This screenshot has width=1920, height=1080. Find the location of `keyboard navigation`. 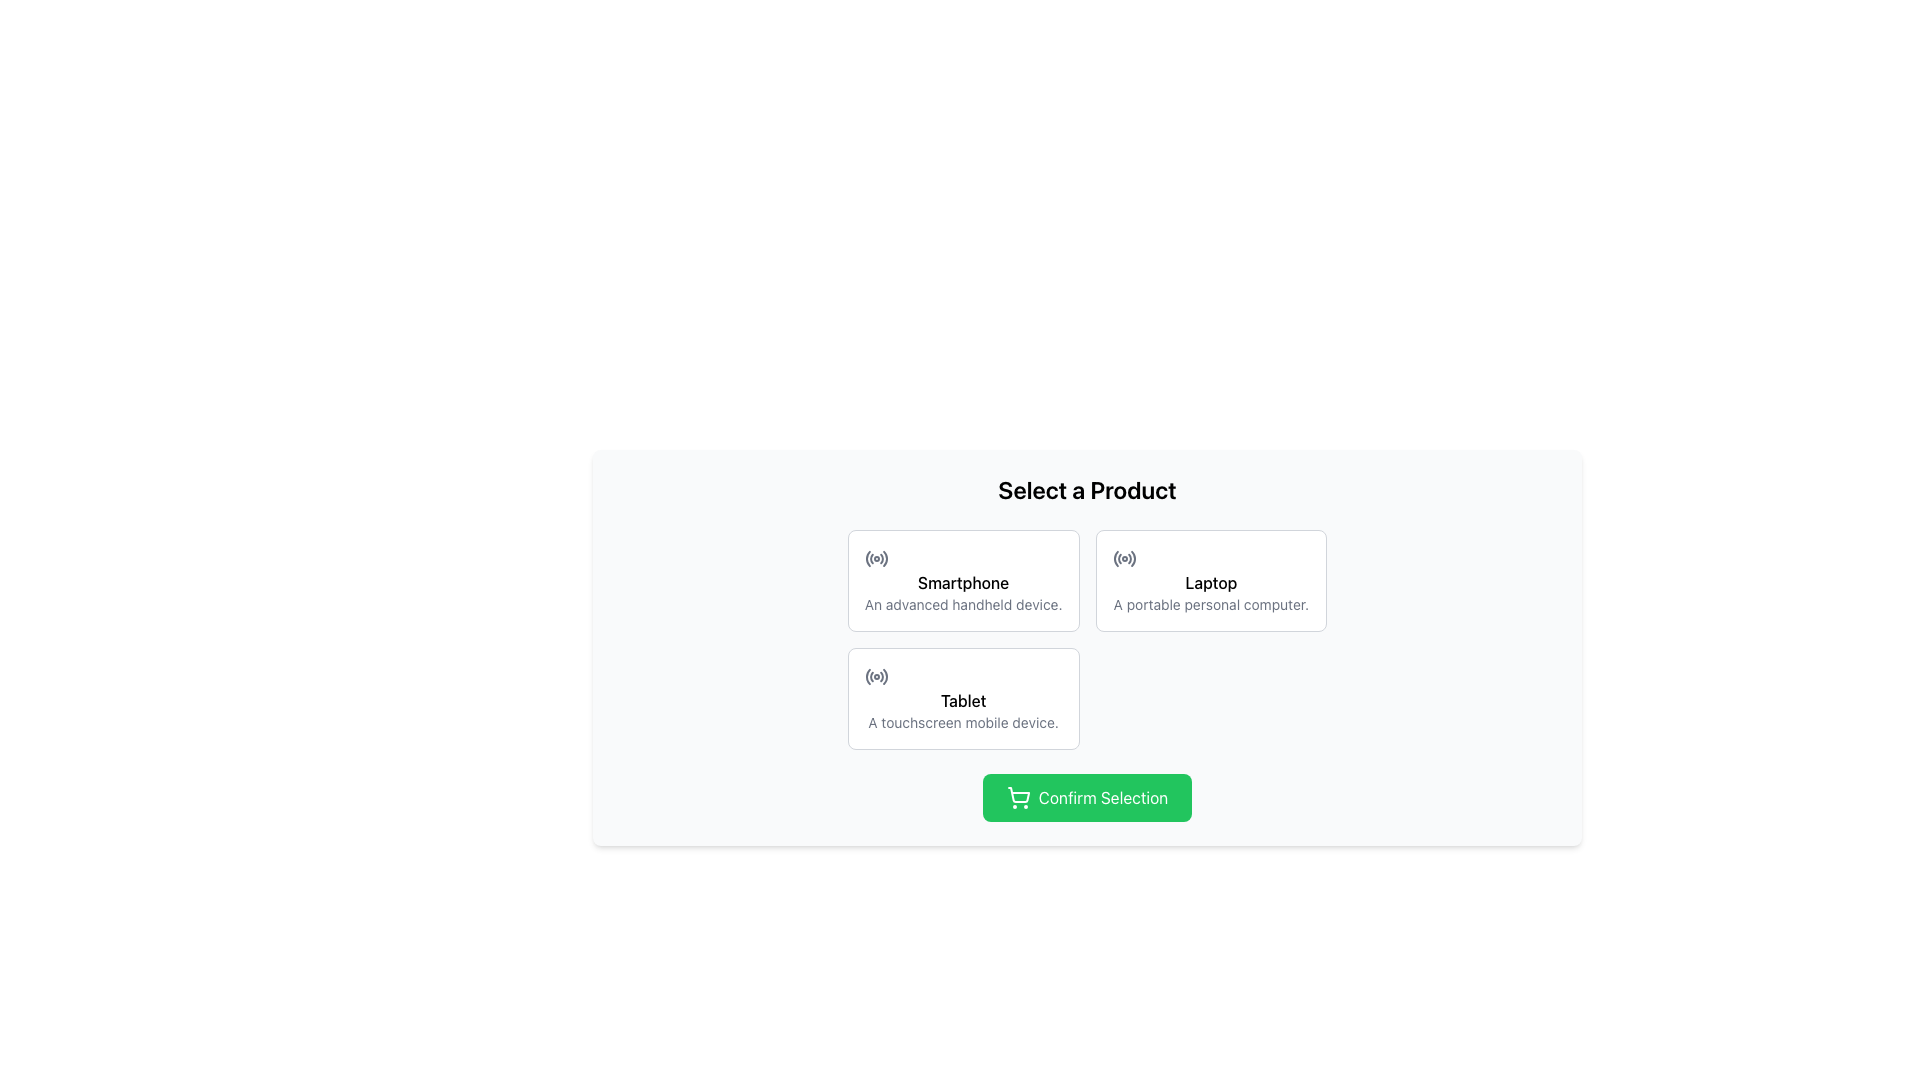

keyboard navigation is located at coordinates (1210, 581).